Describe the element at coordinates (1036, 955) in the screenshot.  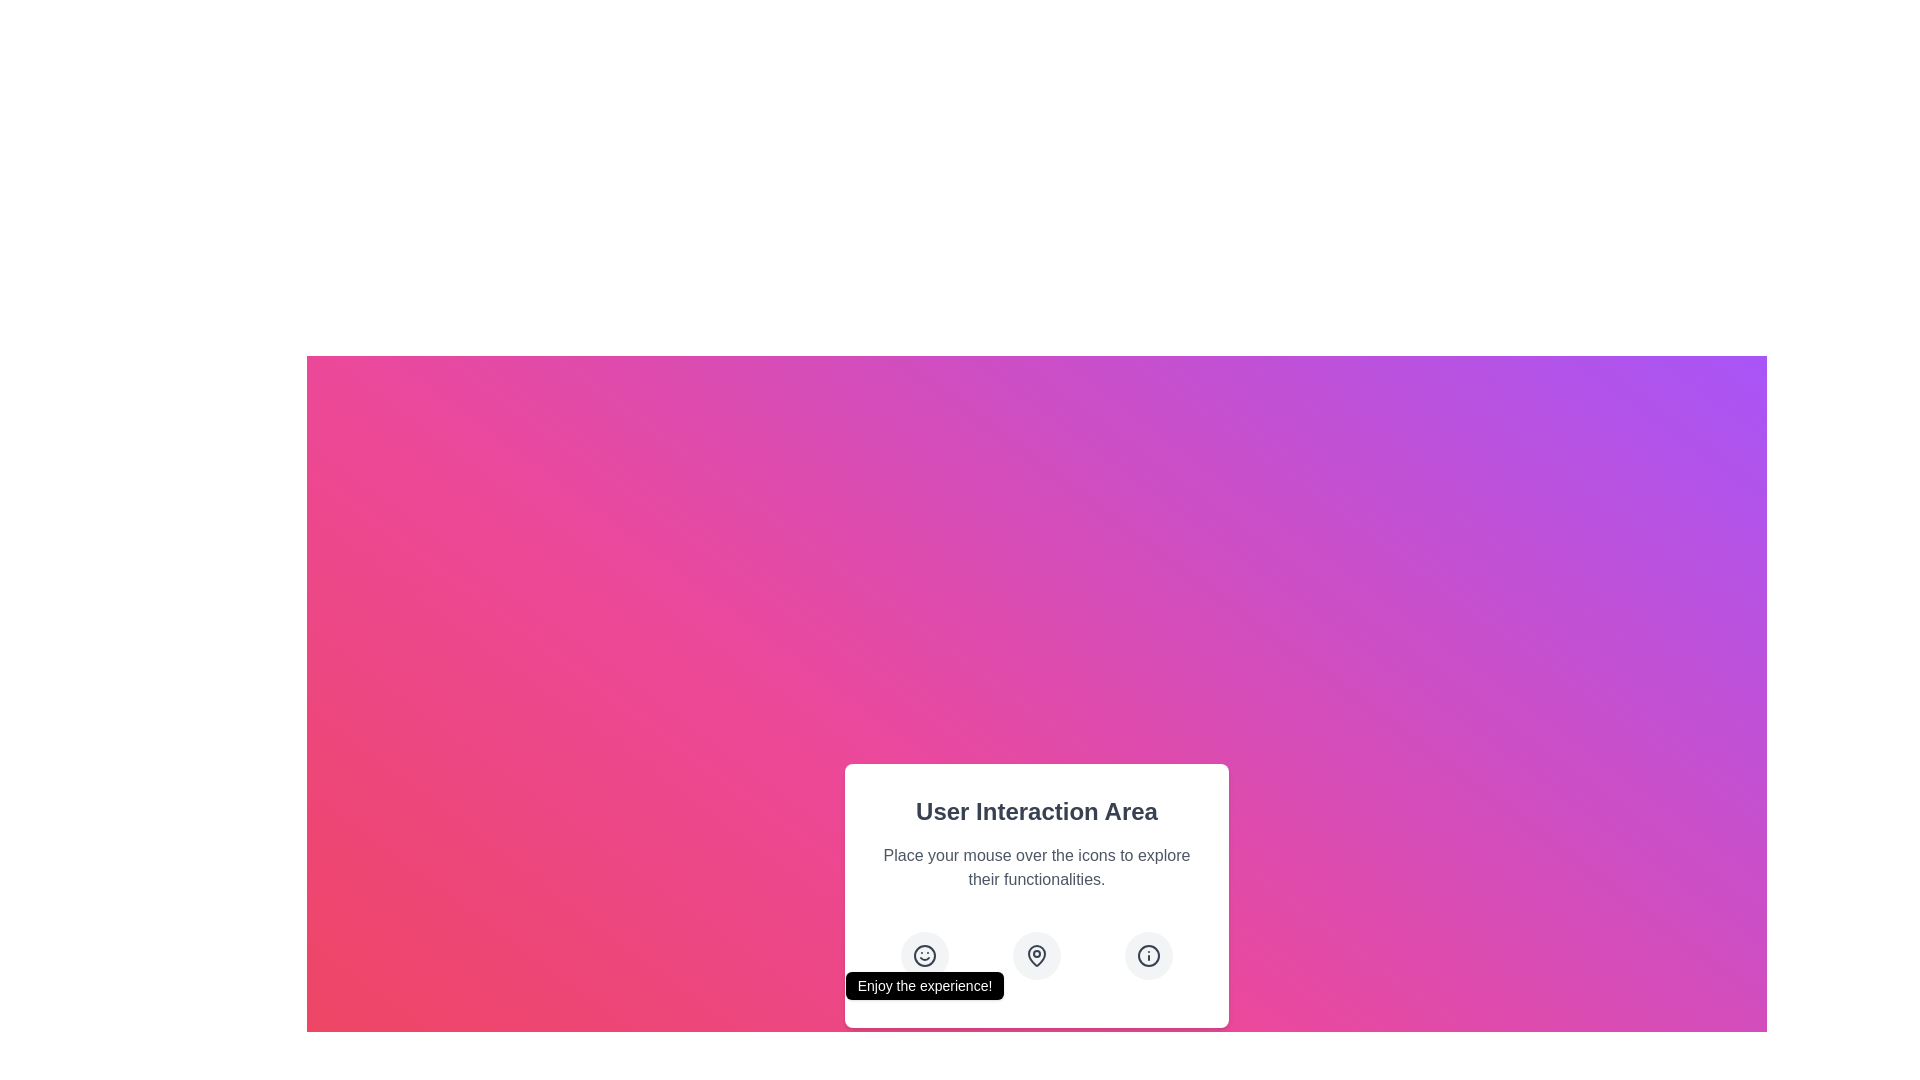
I see `the central rounded button with a map pin icon` at that location.